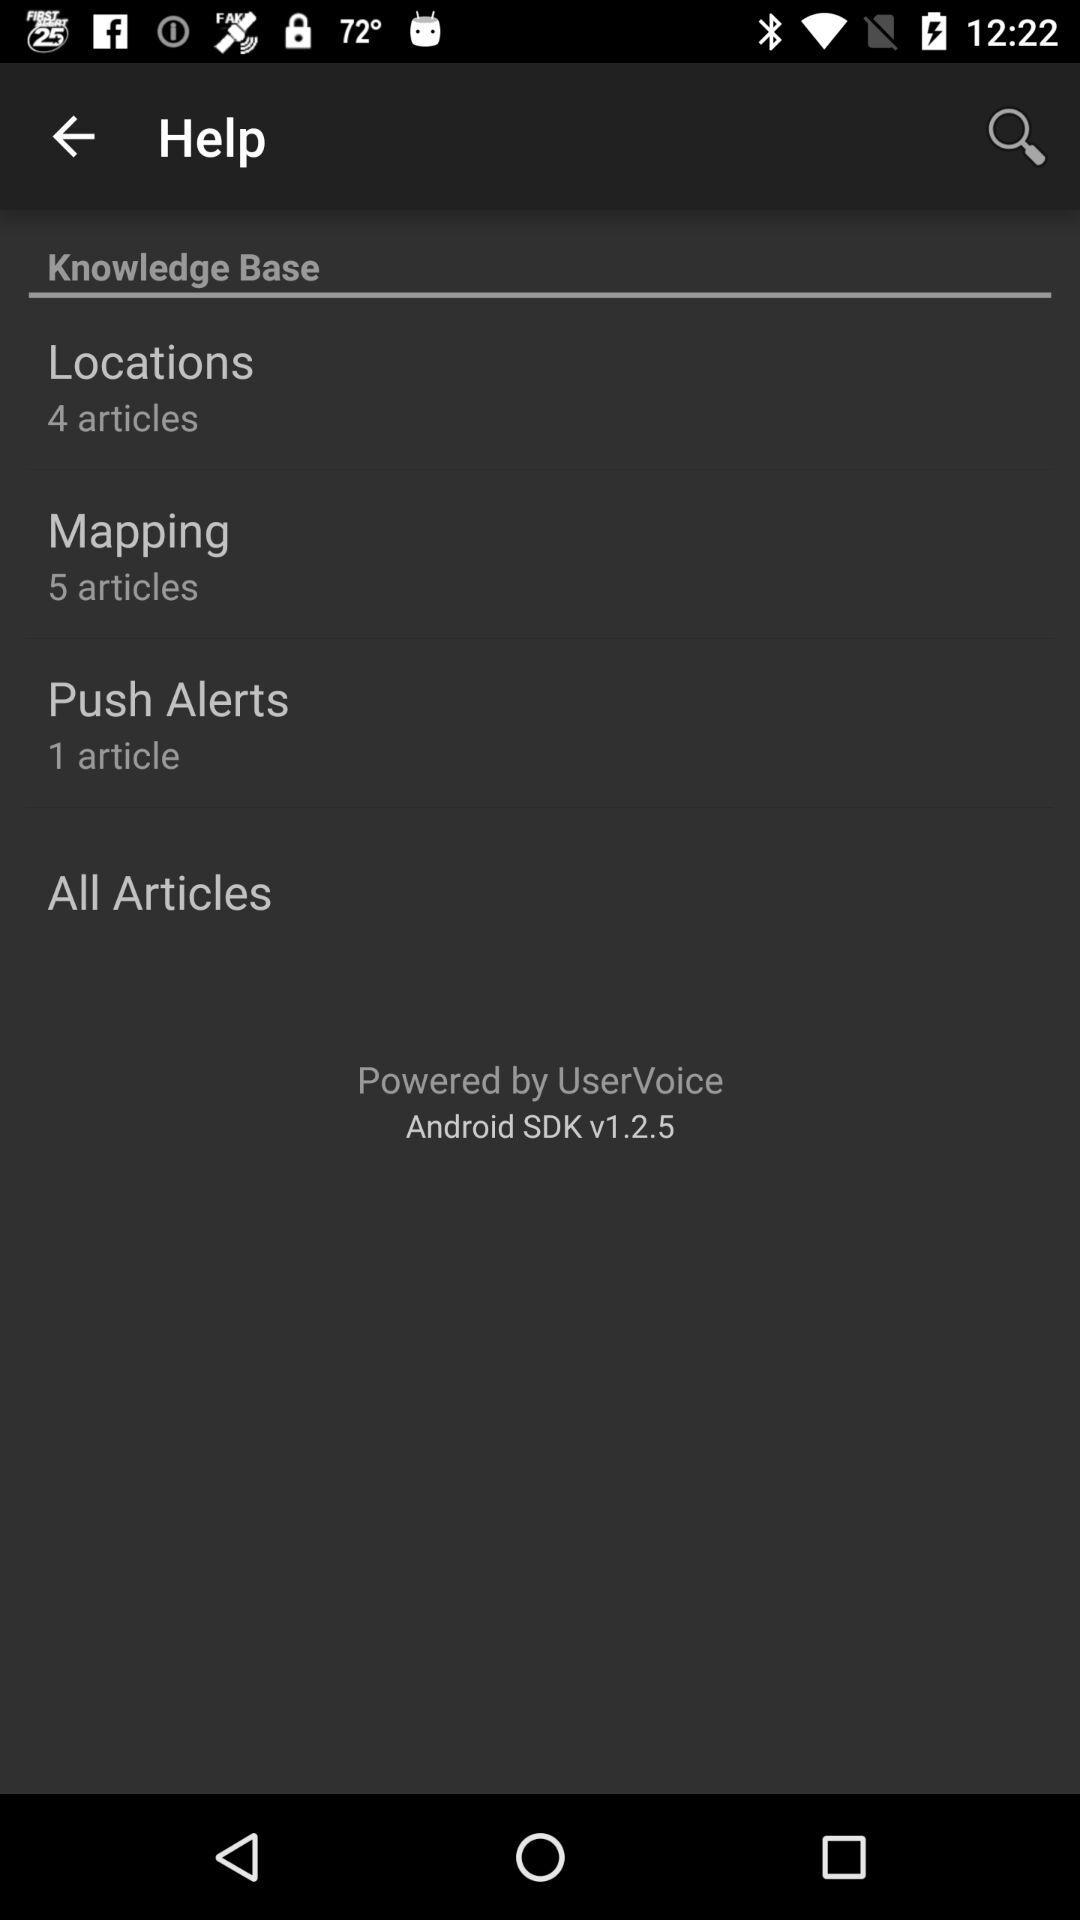 This screenshot has width=1080, height=1920. Describe the element at coordinates (123, 584) in the screenshot. I see `item below the mapping item` at that location.